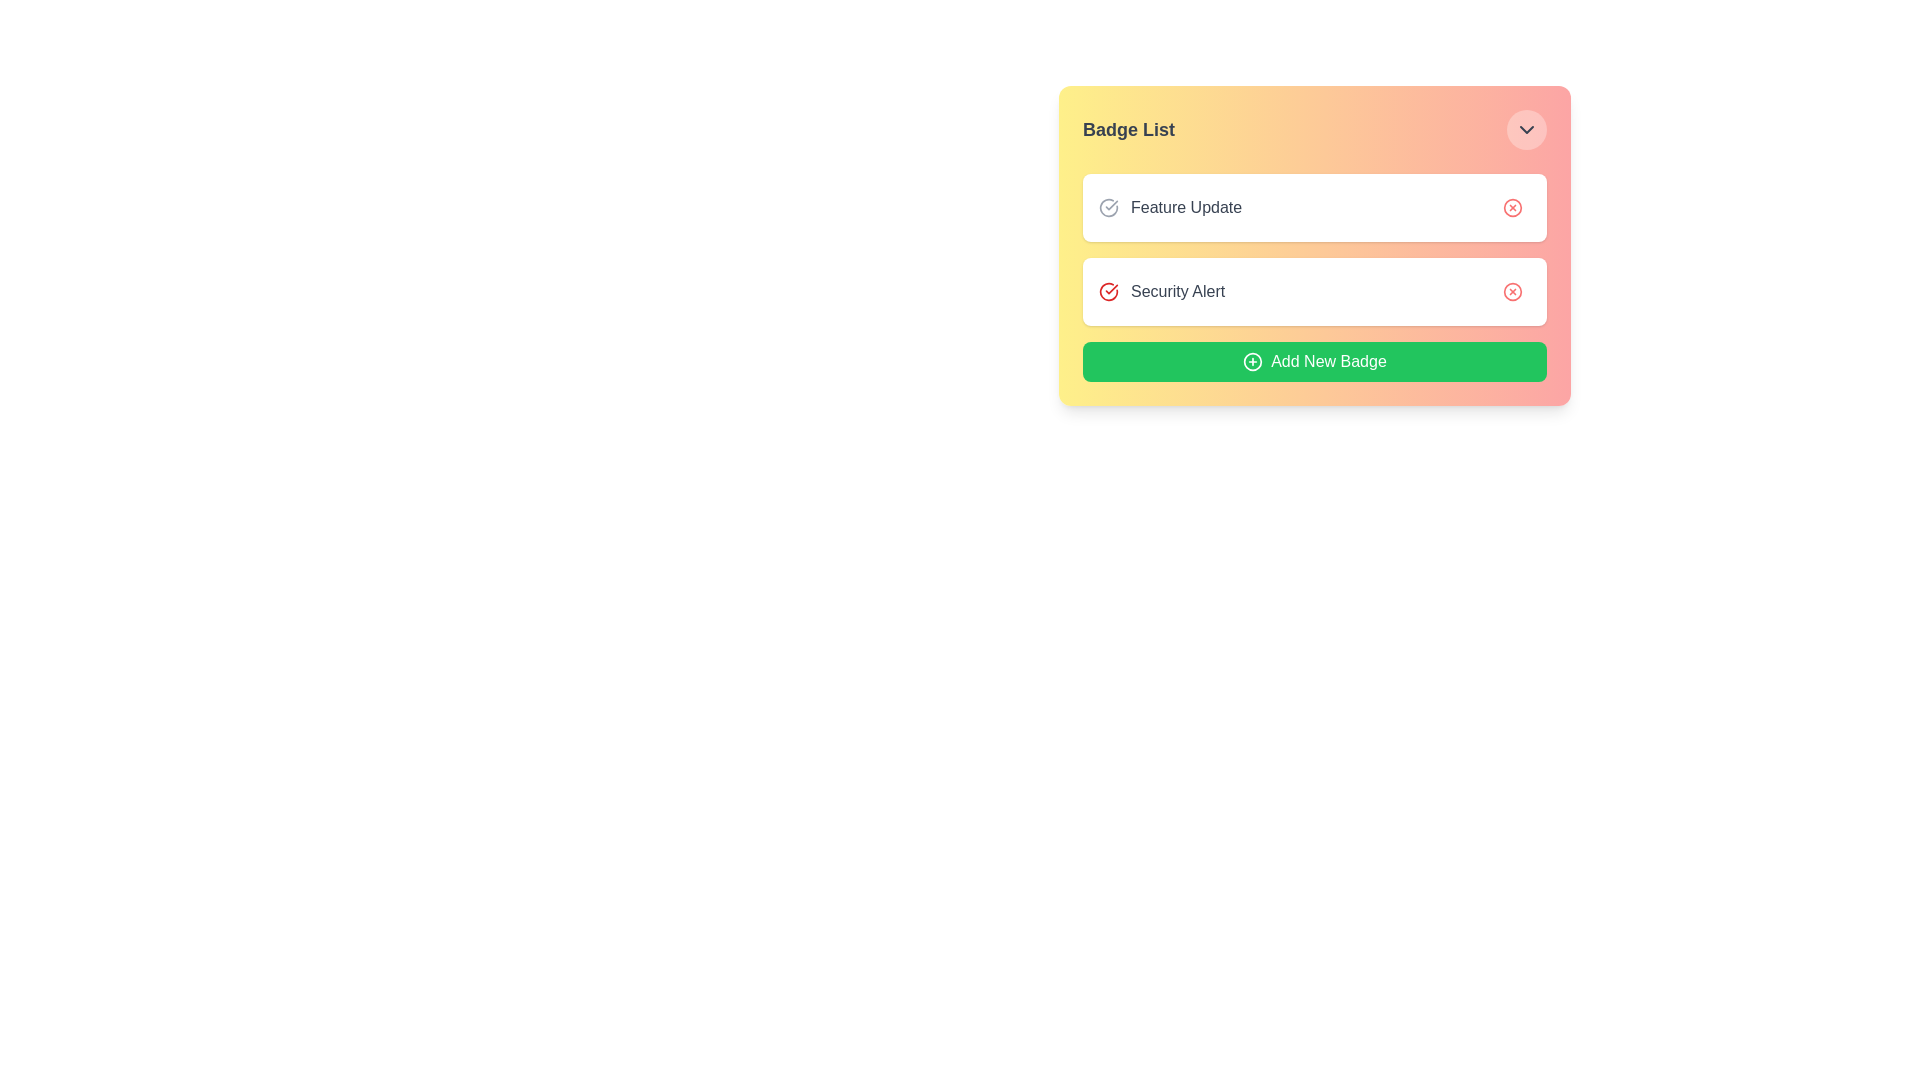 The width and height of the screenshot is (1920, 1080). I want to click on the 'Security Alert' text with a red checkmark icon, which is the second item, so click(1162, 292).